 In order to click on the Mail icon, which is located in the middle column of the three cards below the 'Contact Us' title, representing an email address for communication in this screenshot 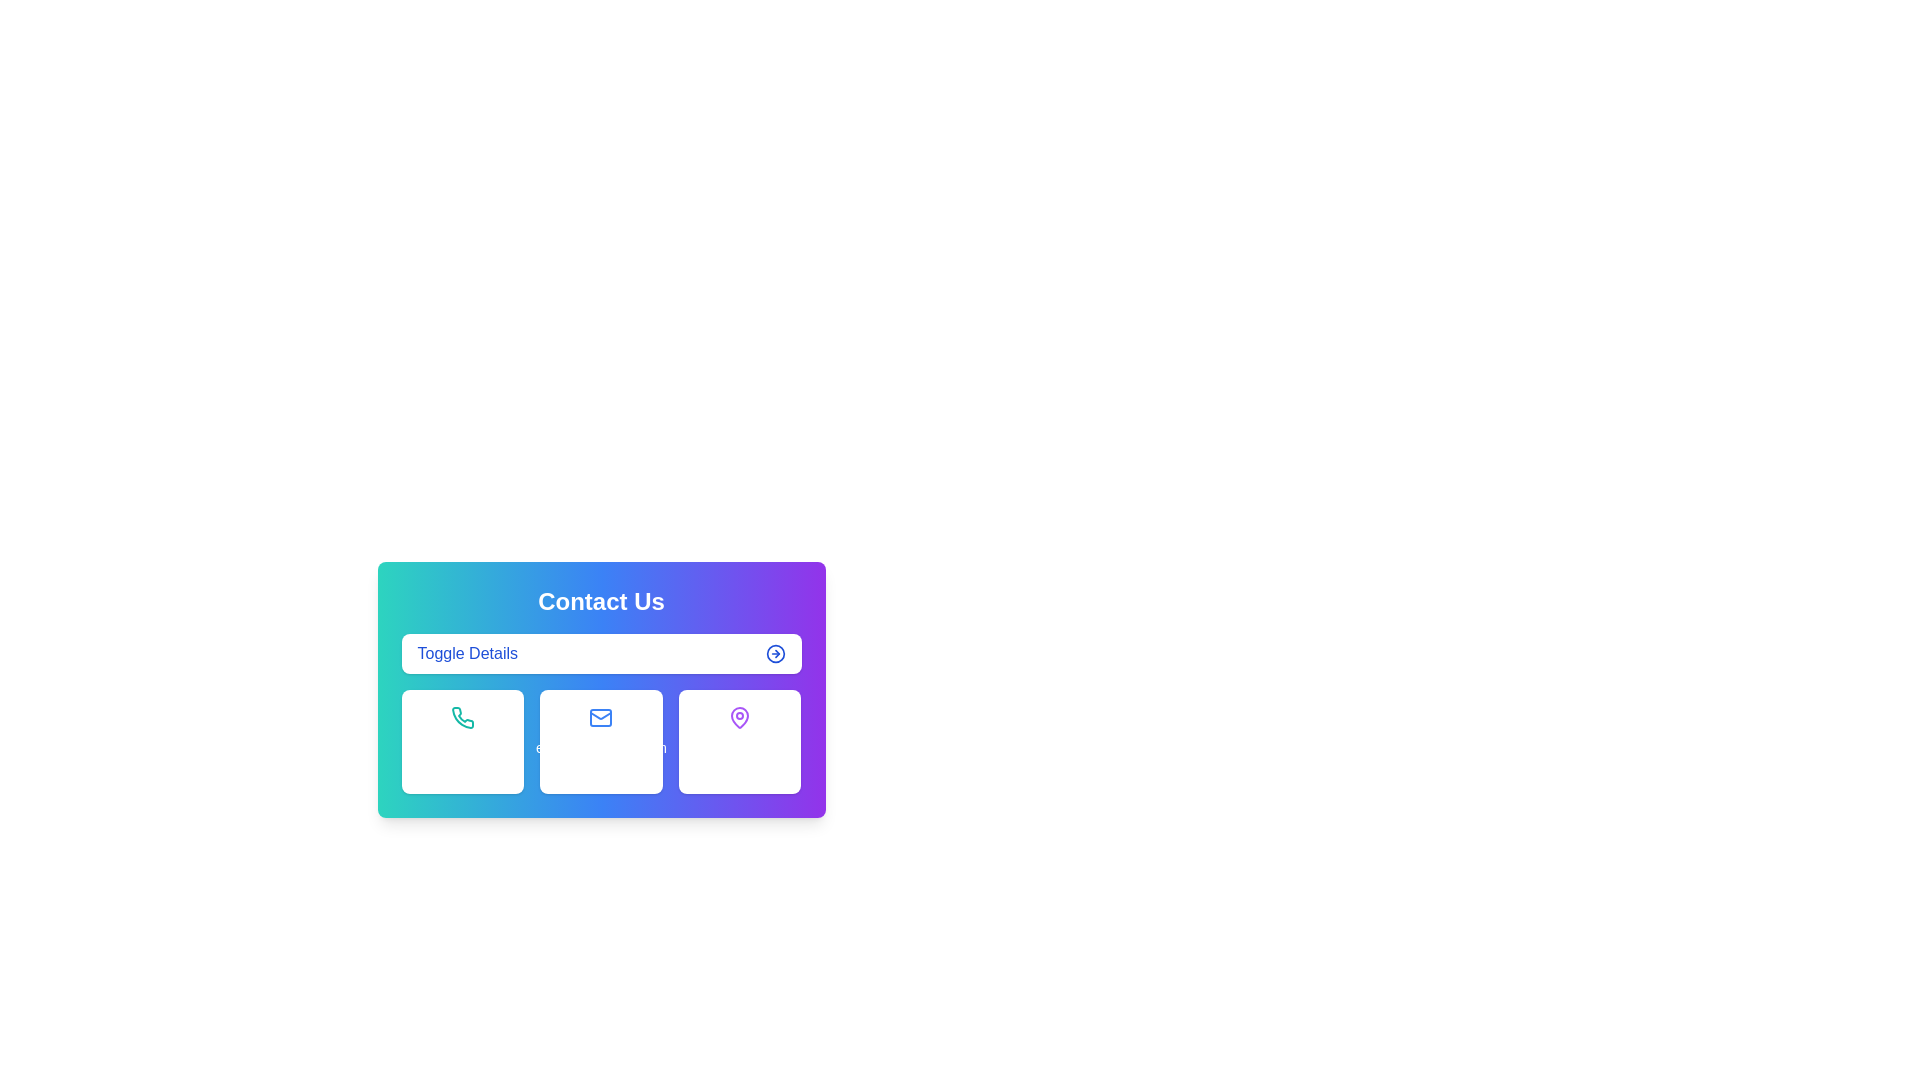, I will do `click(600, 716)`.